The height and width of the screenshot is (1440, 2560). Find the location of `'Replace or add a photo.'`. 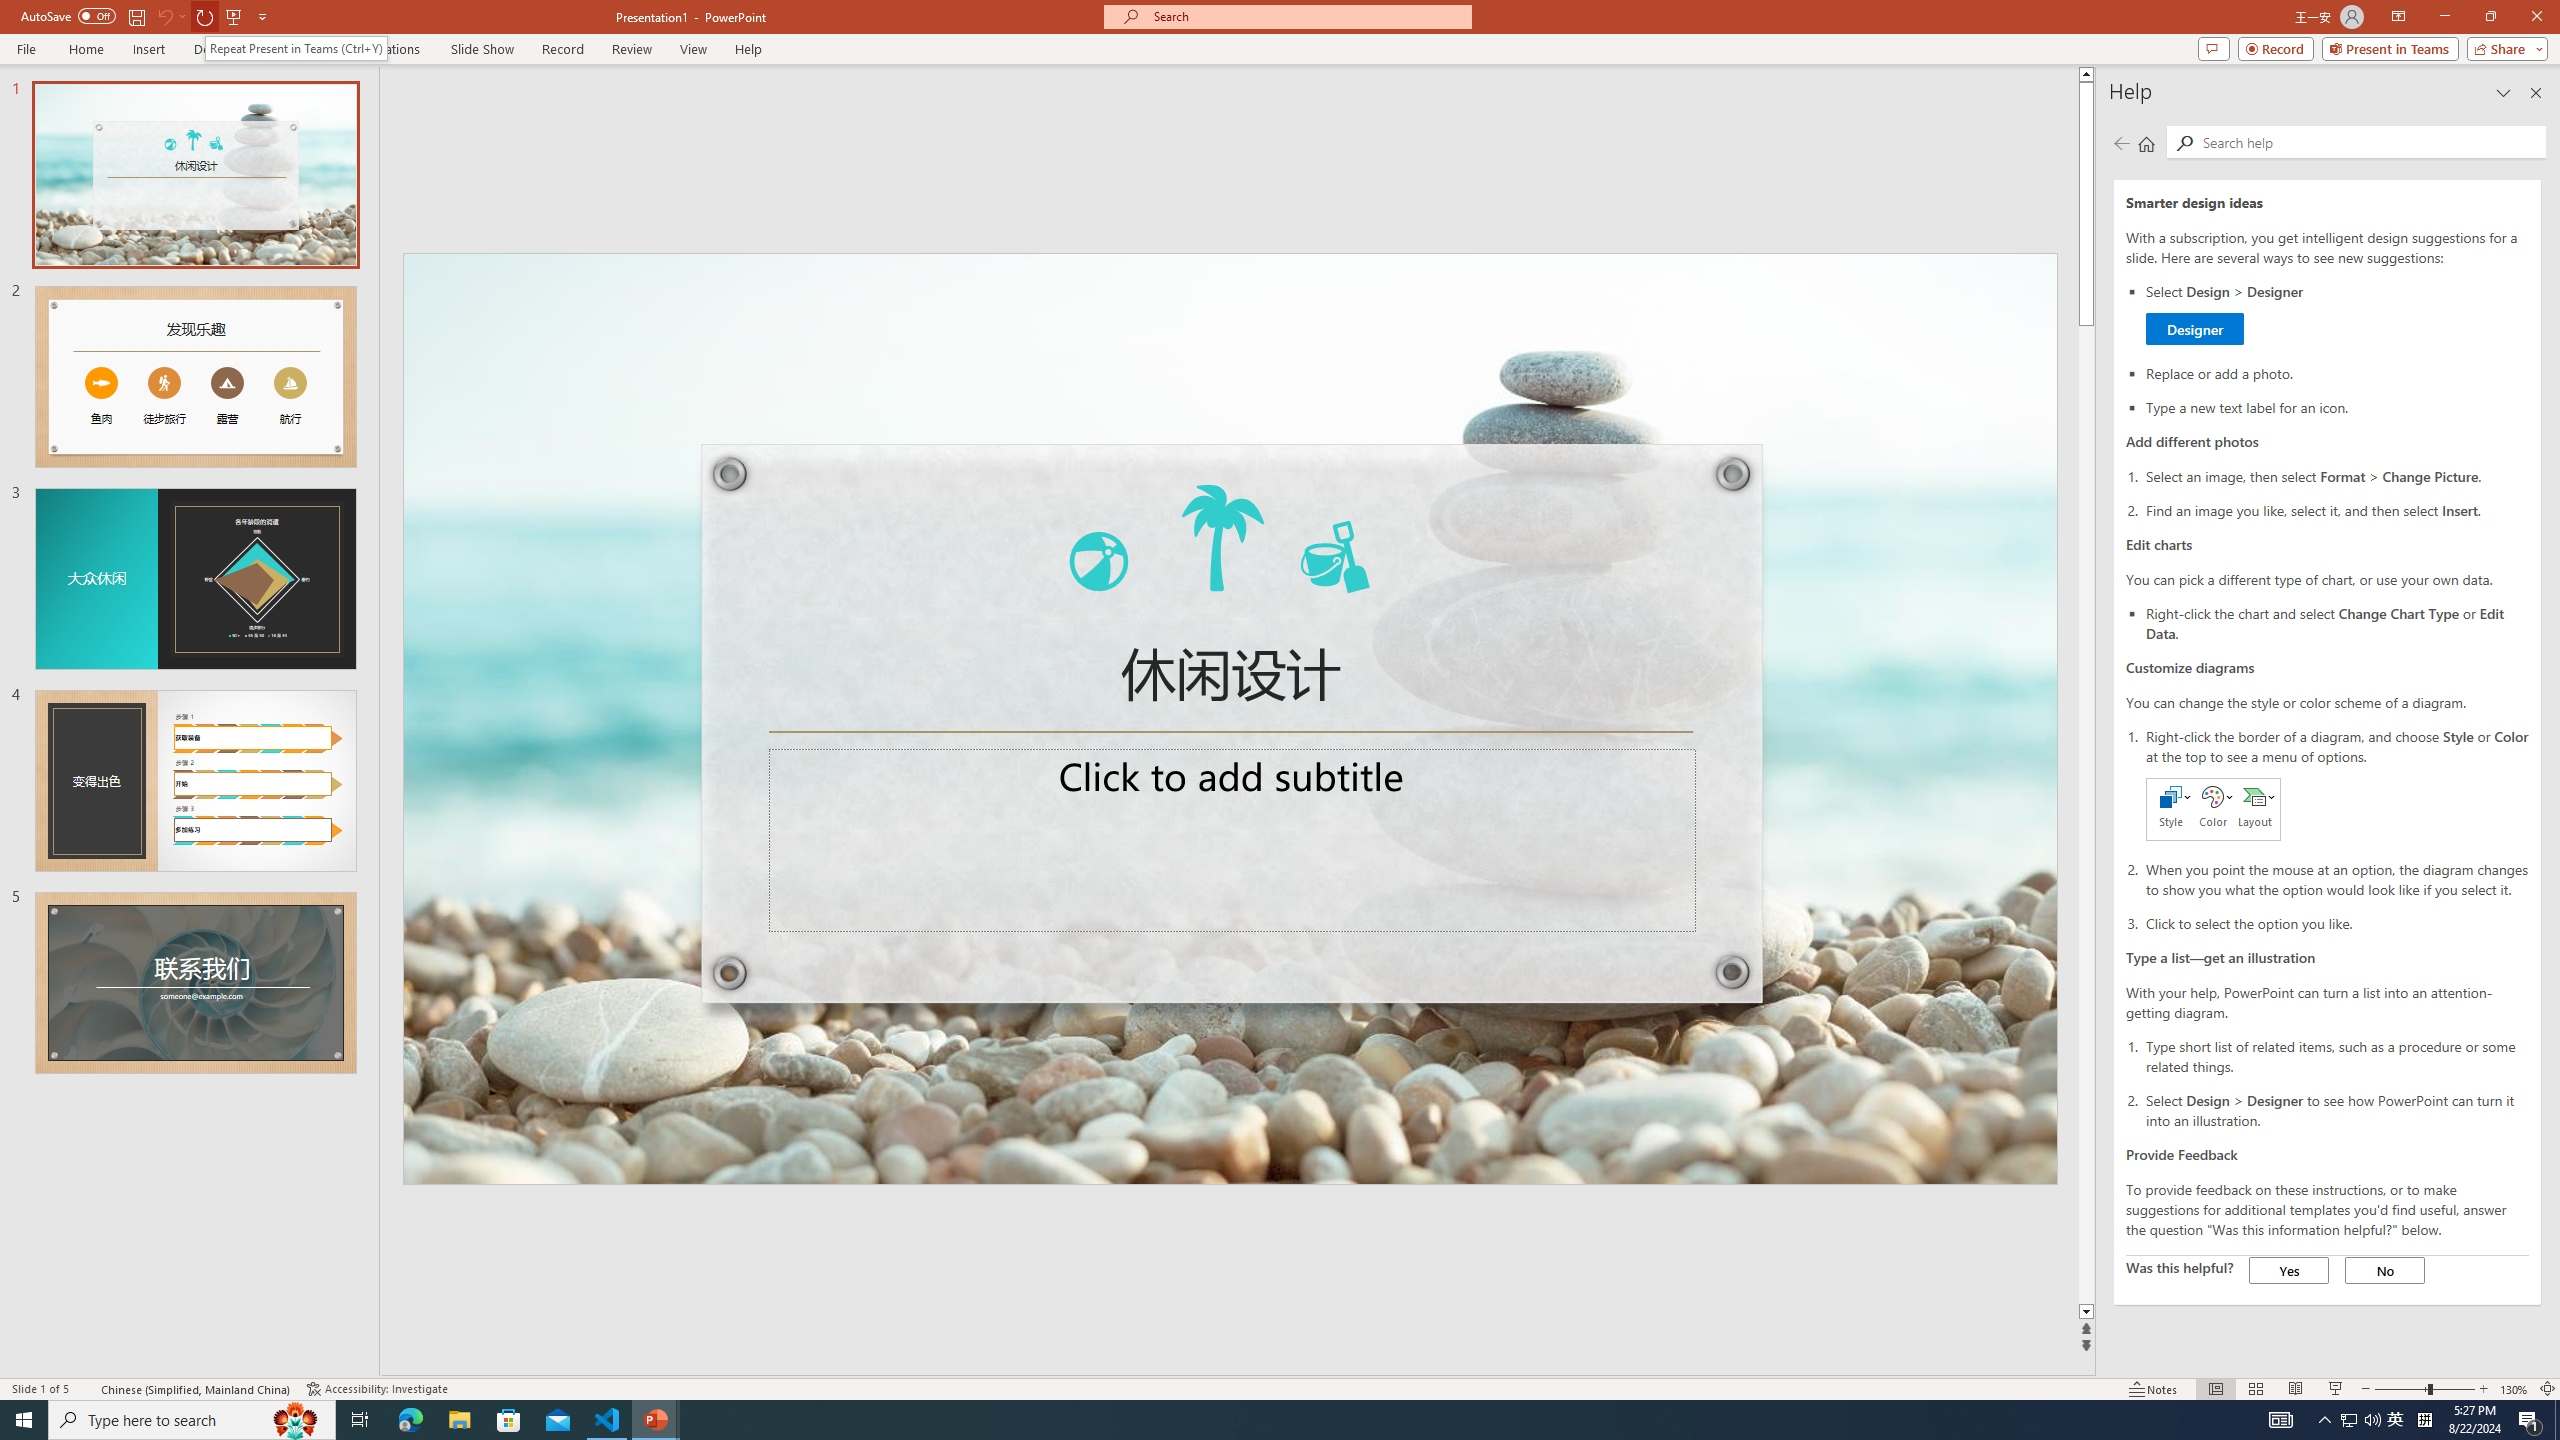

'Replace or add a photo.' is located at coordinates (2336, 371).